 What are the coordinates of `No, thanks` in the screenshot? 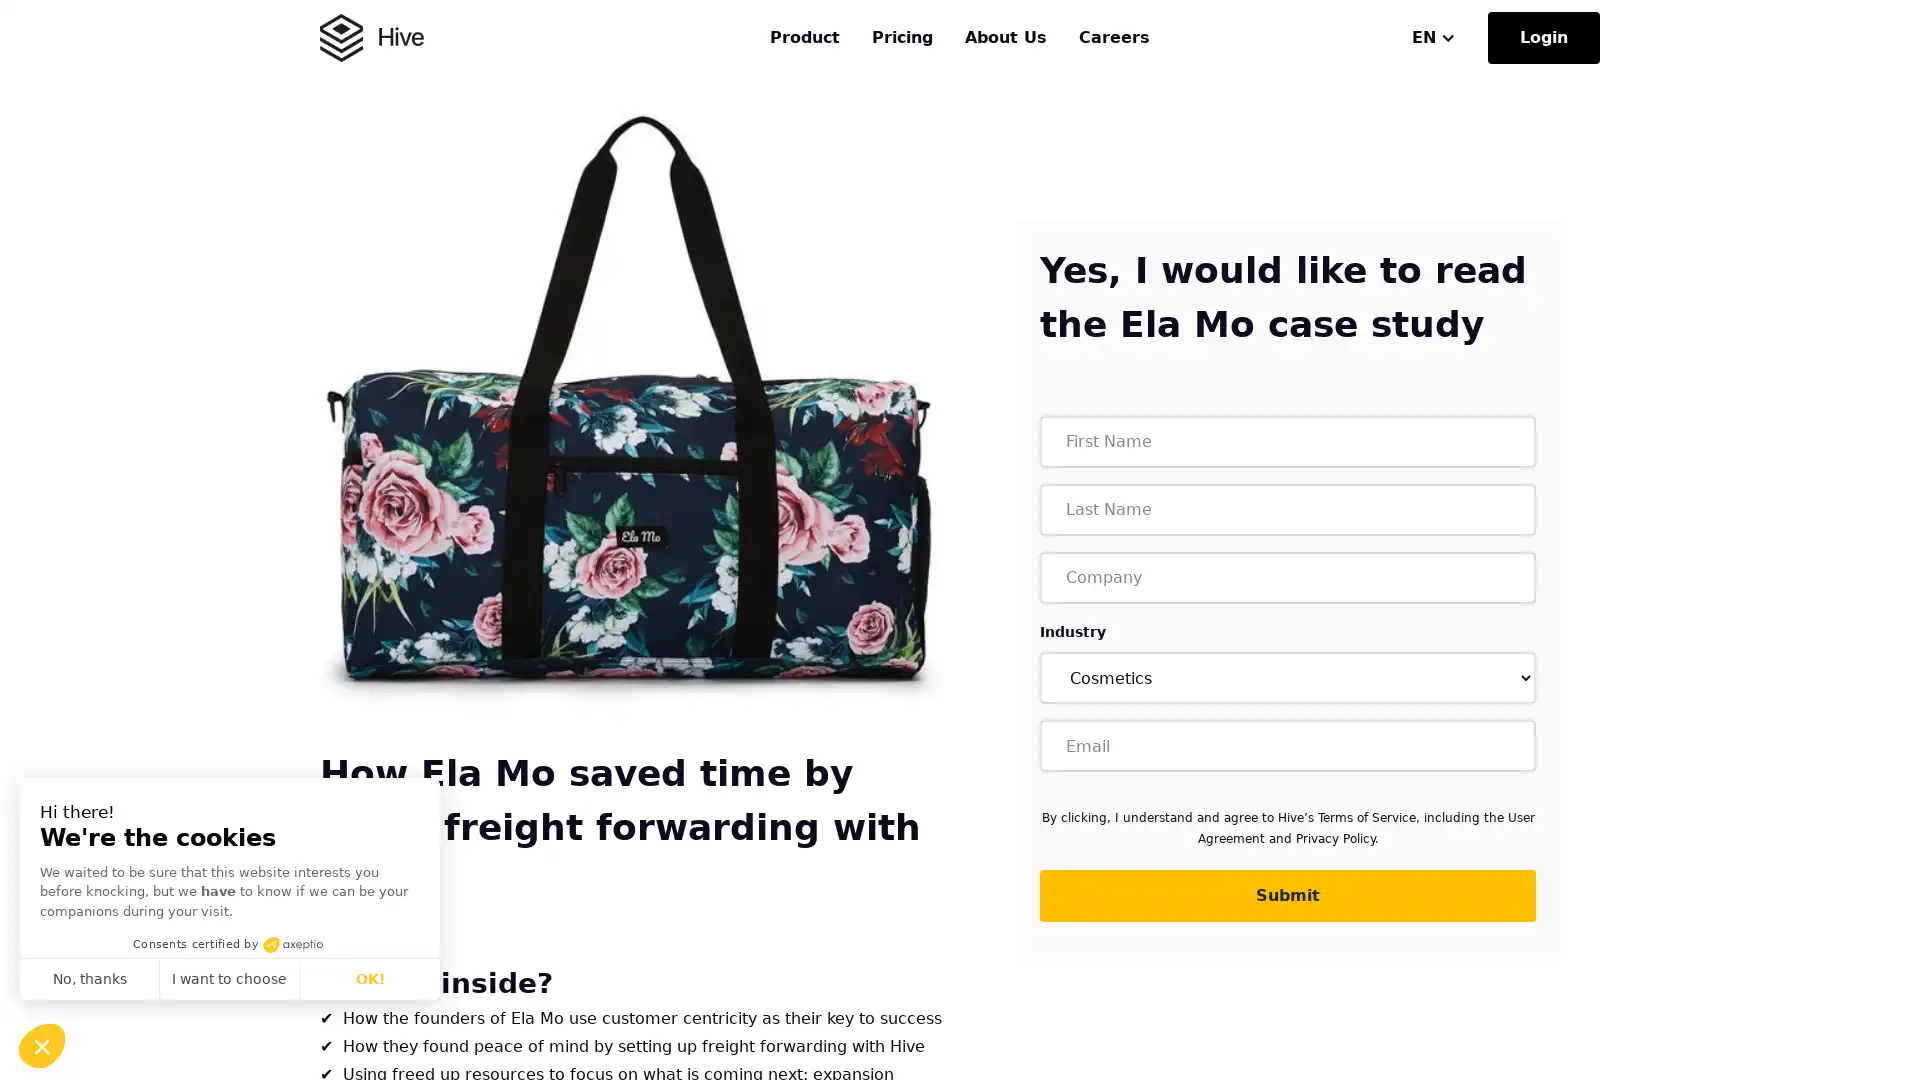 It's located at (89, 978).